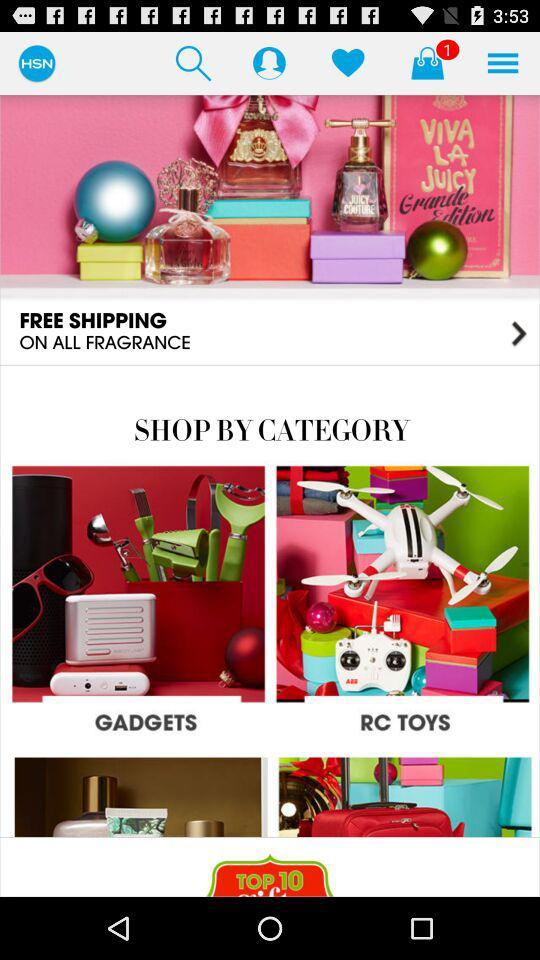  Describe the element at coordinates (269, 62) in the screenshot. I see `display the profile details` at that location.